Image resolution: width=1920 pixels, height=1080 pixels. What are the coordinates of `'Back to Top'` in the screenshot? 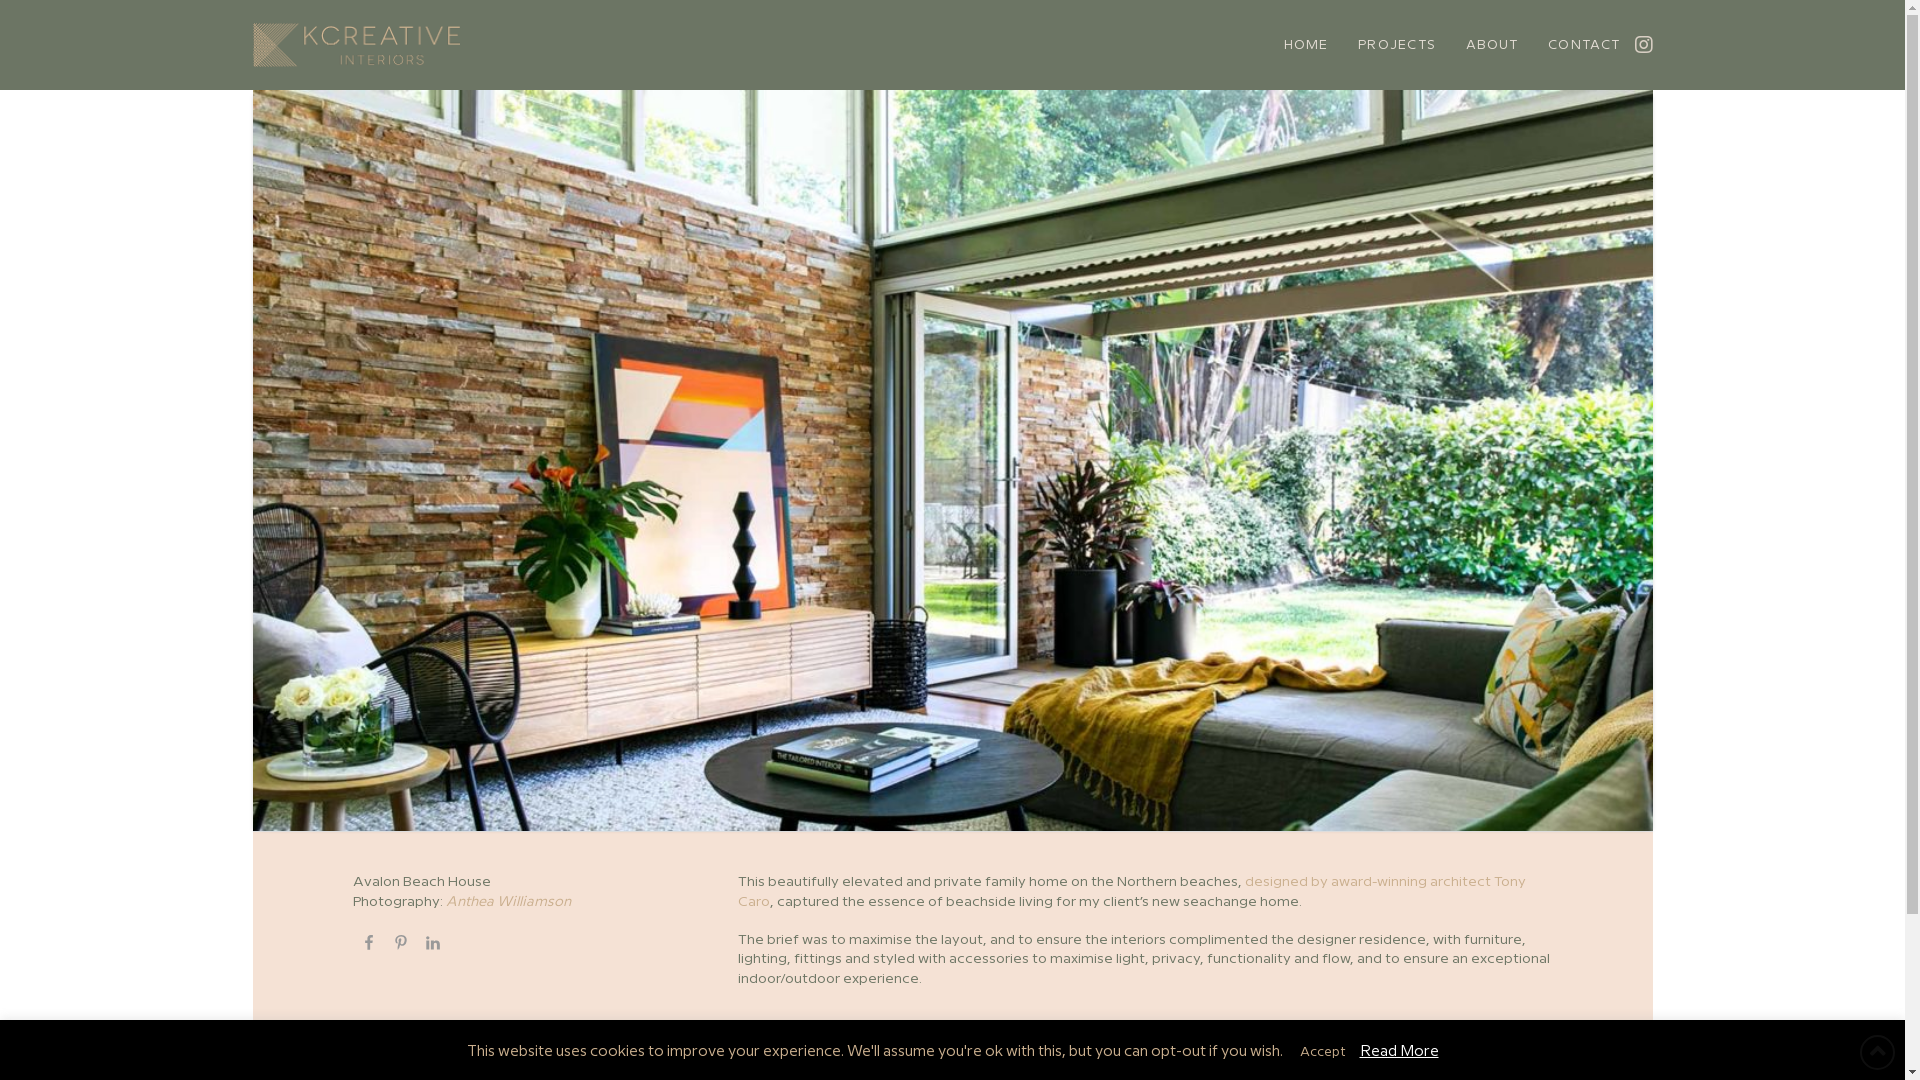 It's located at (1876, 1051).